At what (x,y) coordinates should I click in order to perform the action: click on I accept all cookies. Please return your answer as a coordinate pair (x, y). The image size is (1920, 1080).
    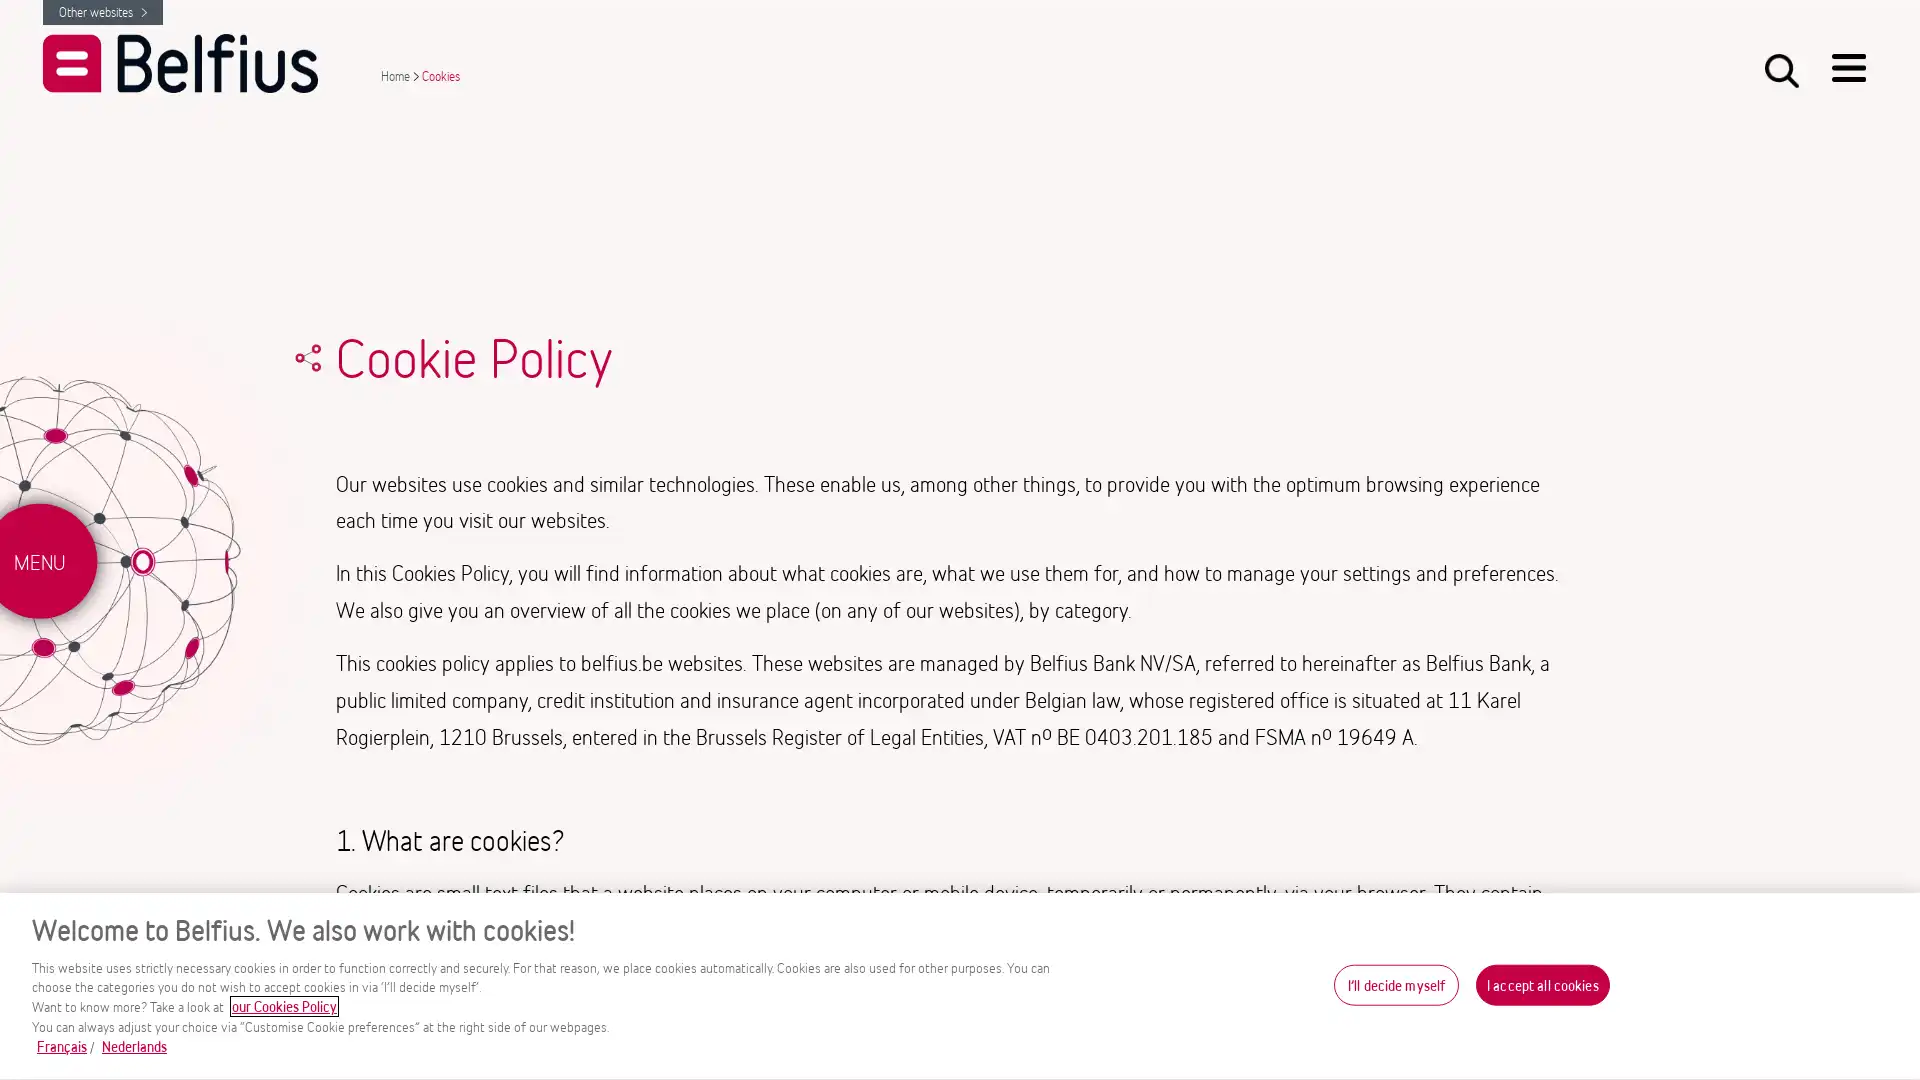
    Looking at the image, I should click on (1541, 983).